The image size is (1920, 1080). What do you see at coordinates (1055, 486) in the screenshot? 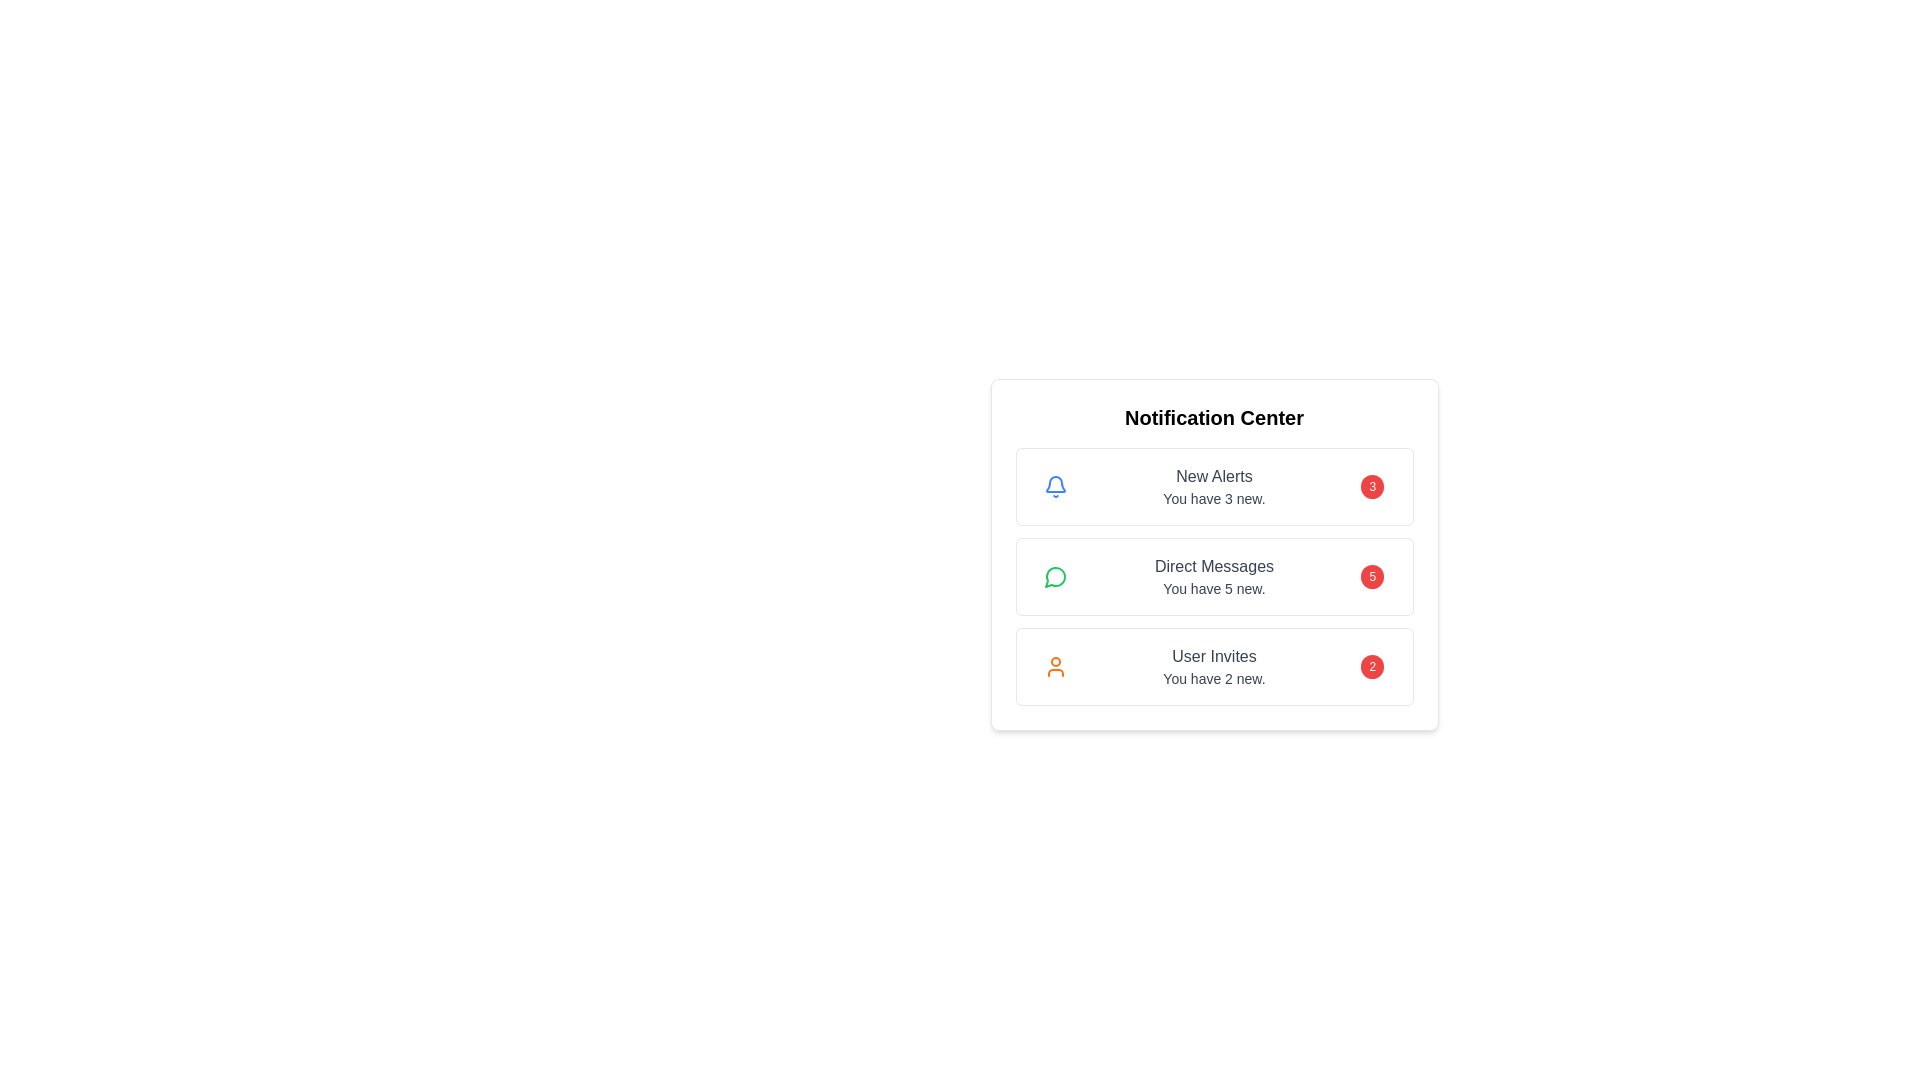
I see `the bell-shaped notification icon with a thin blue outline located in the top-left corner of the first notification entry in the 'Notification Center' module, adjacent to the 'New Alerts' text label` at bounding box center [1055, 486].